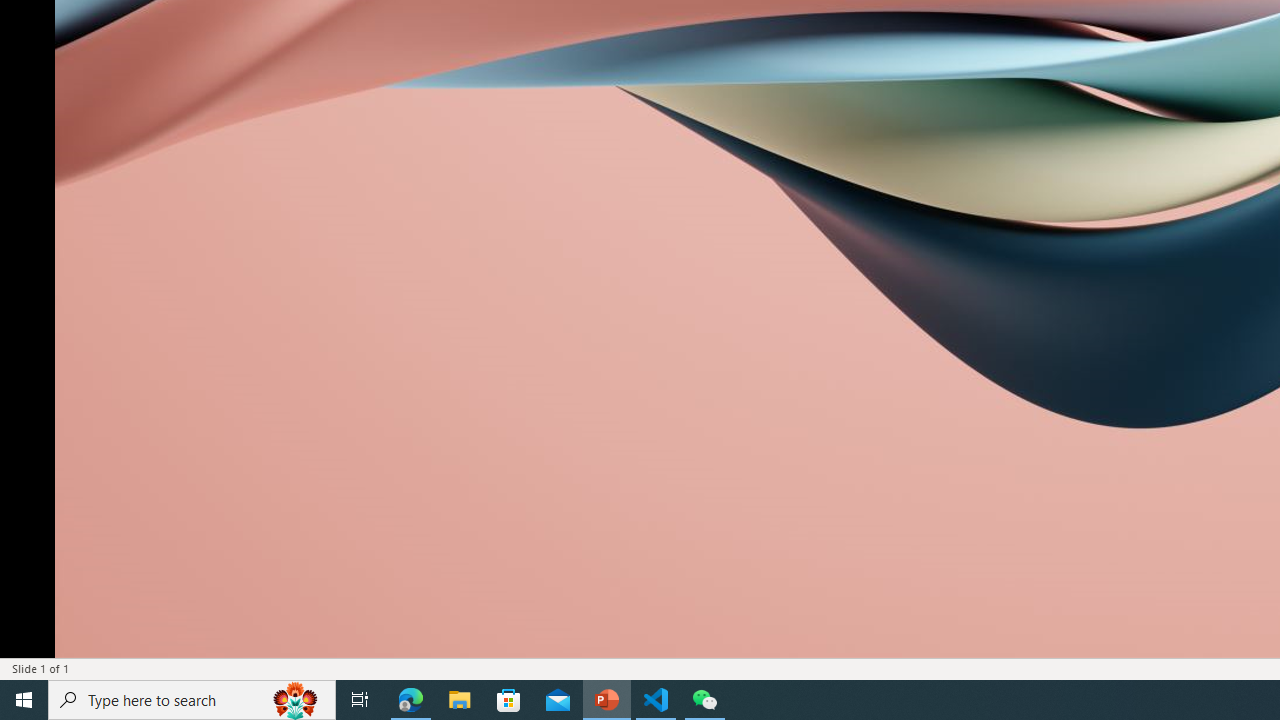 Image resolution: width=1280 pixels, height=720 pixels. Describe the element at coordinates (24, 698) in the screenshot. I see `'Start'` at that location.